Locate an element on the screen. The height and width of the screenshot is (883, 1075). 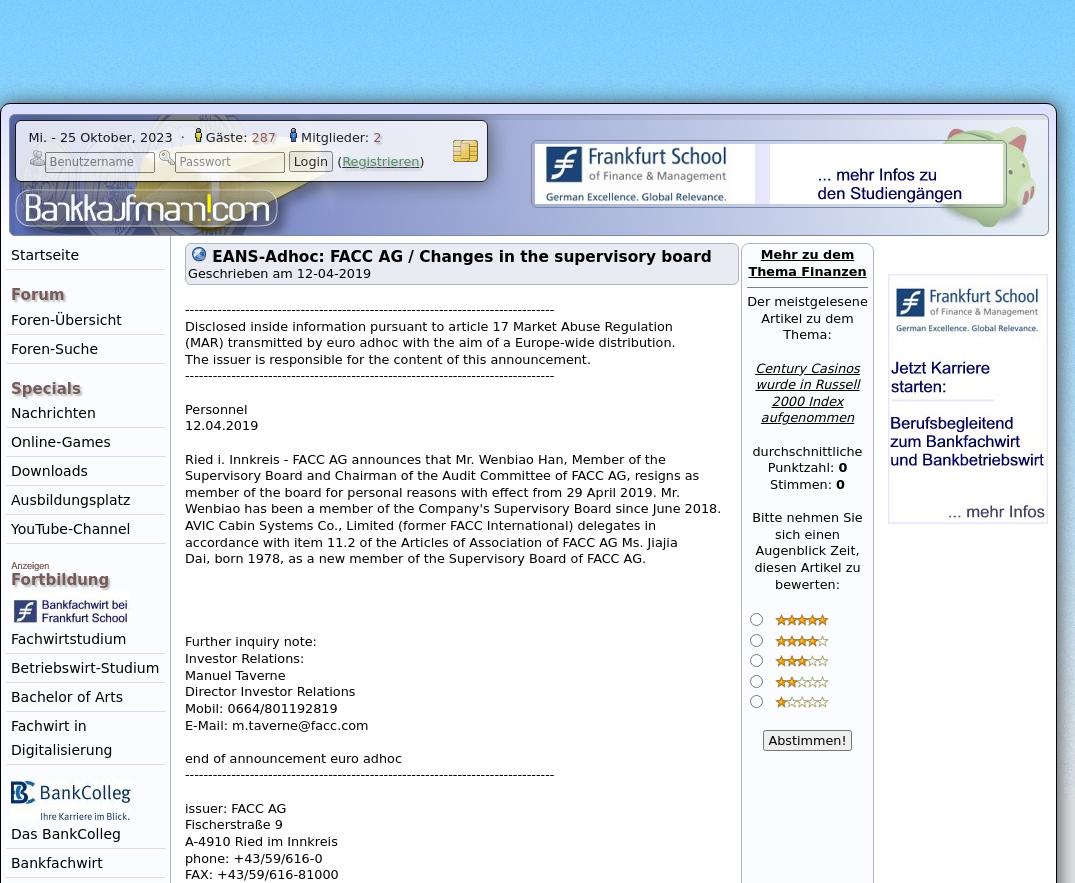
'Bankfachwirt' is located at coordinates (56, 860).